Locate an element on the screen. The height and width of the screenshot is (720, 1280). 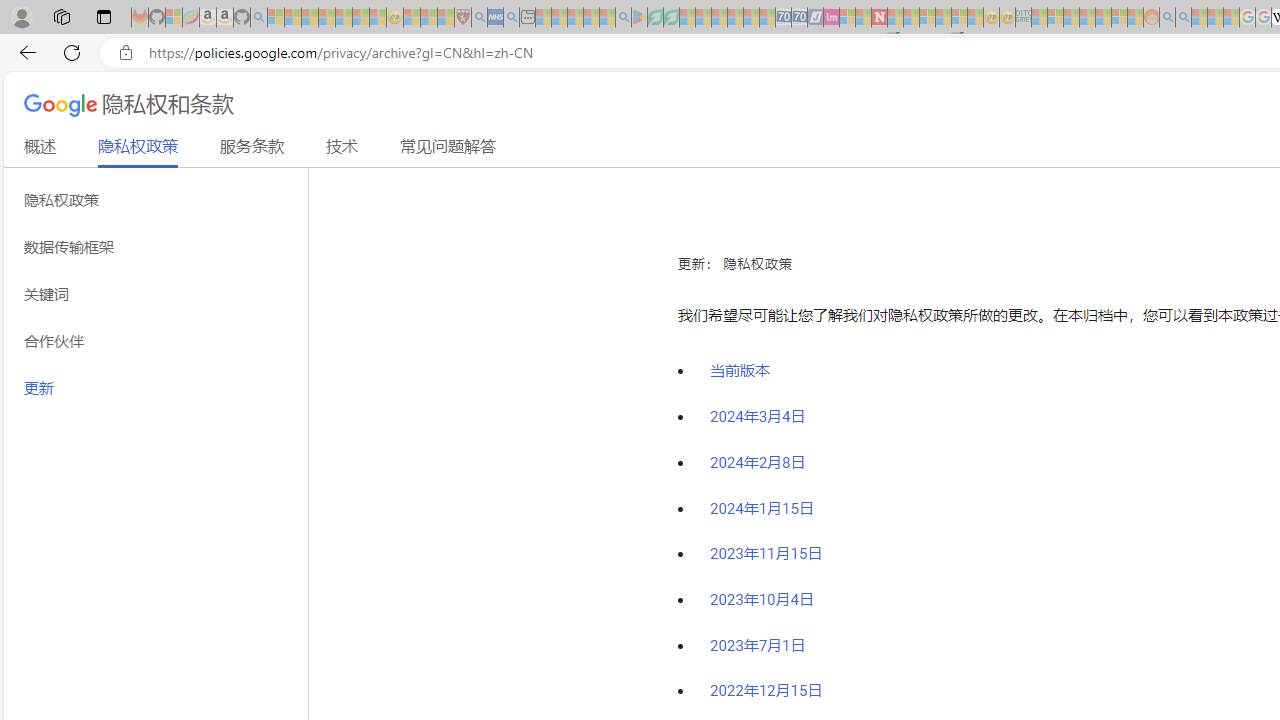
'Pets - MSN - Sleeping' is located at coordinates (590, 17).